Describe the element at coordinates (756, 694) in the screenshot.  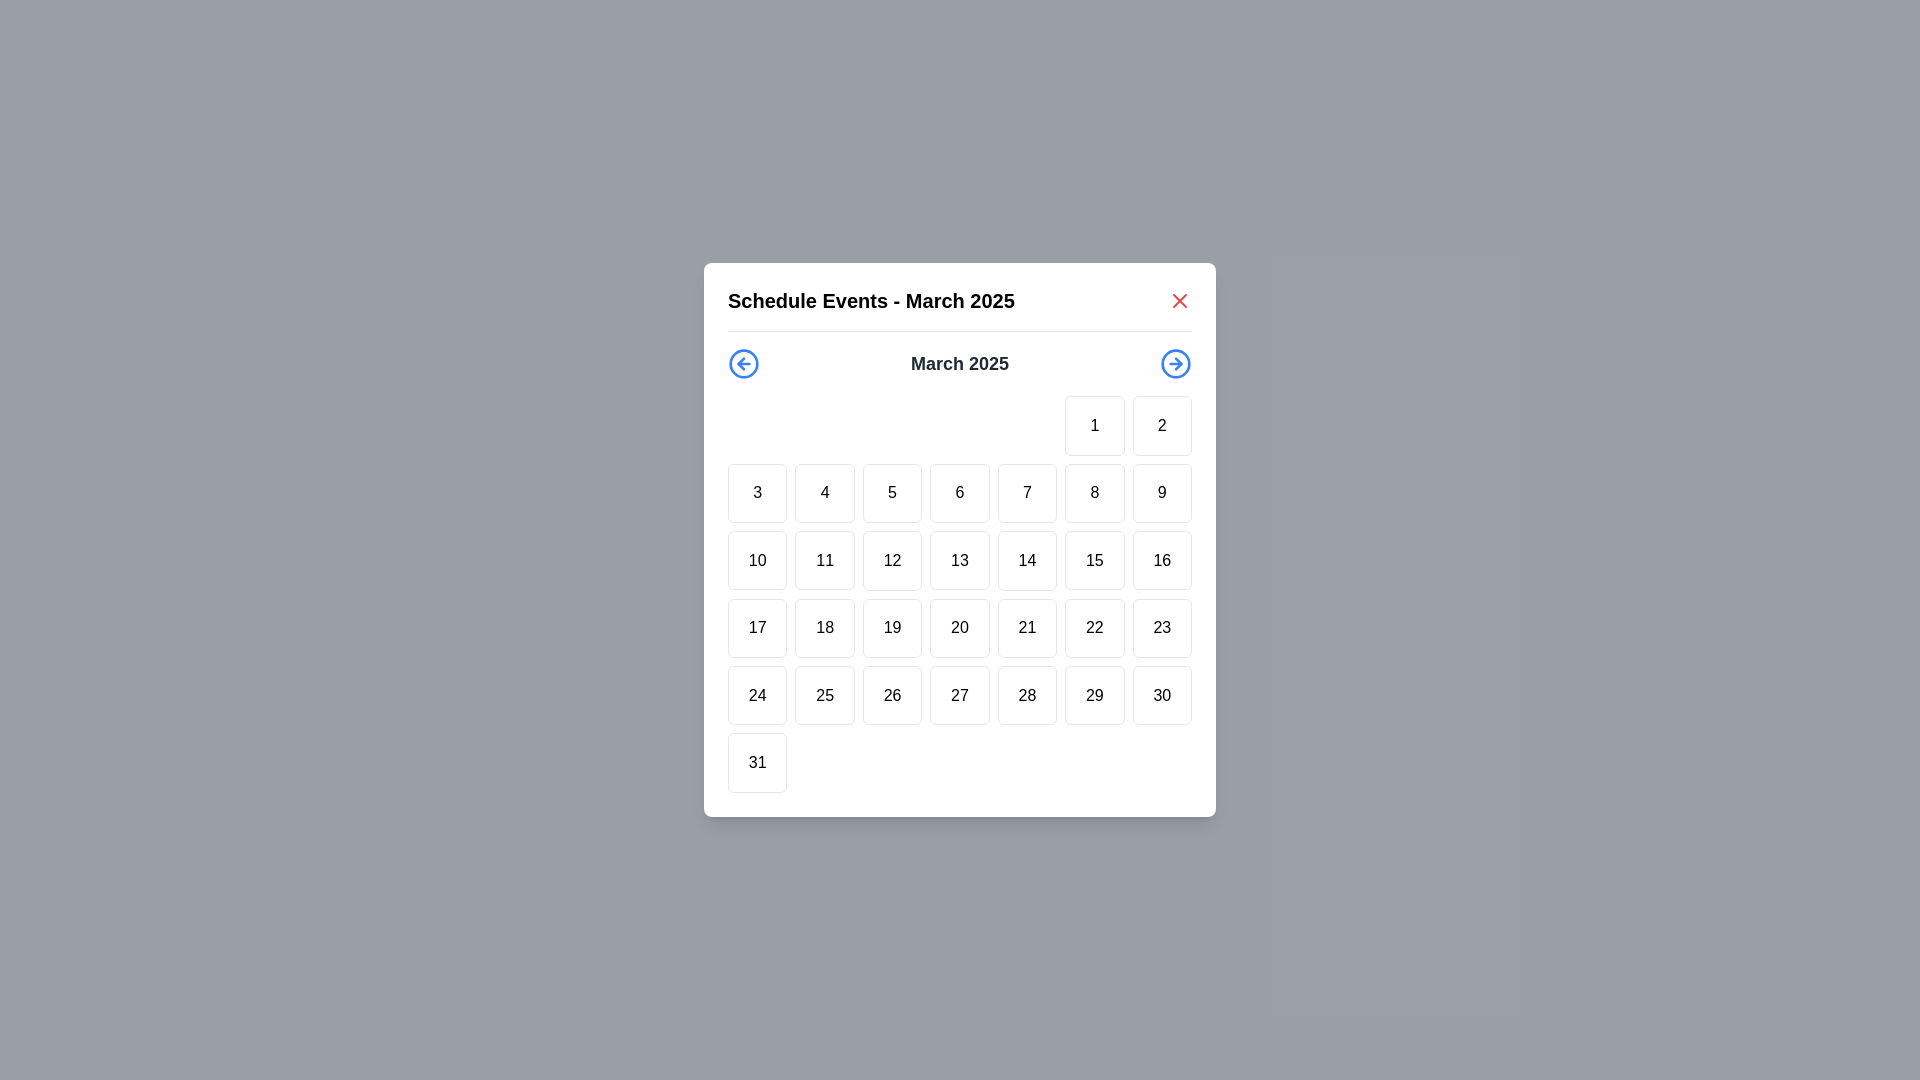
I see `the twenty-fourth button in a calendar interface, positioned in the sixth row and first column of a grid` at that location.